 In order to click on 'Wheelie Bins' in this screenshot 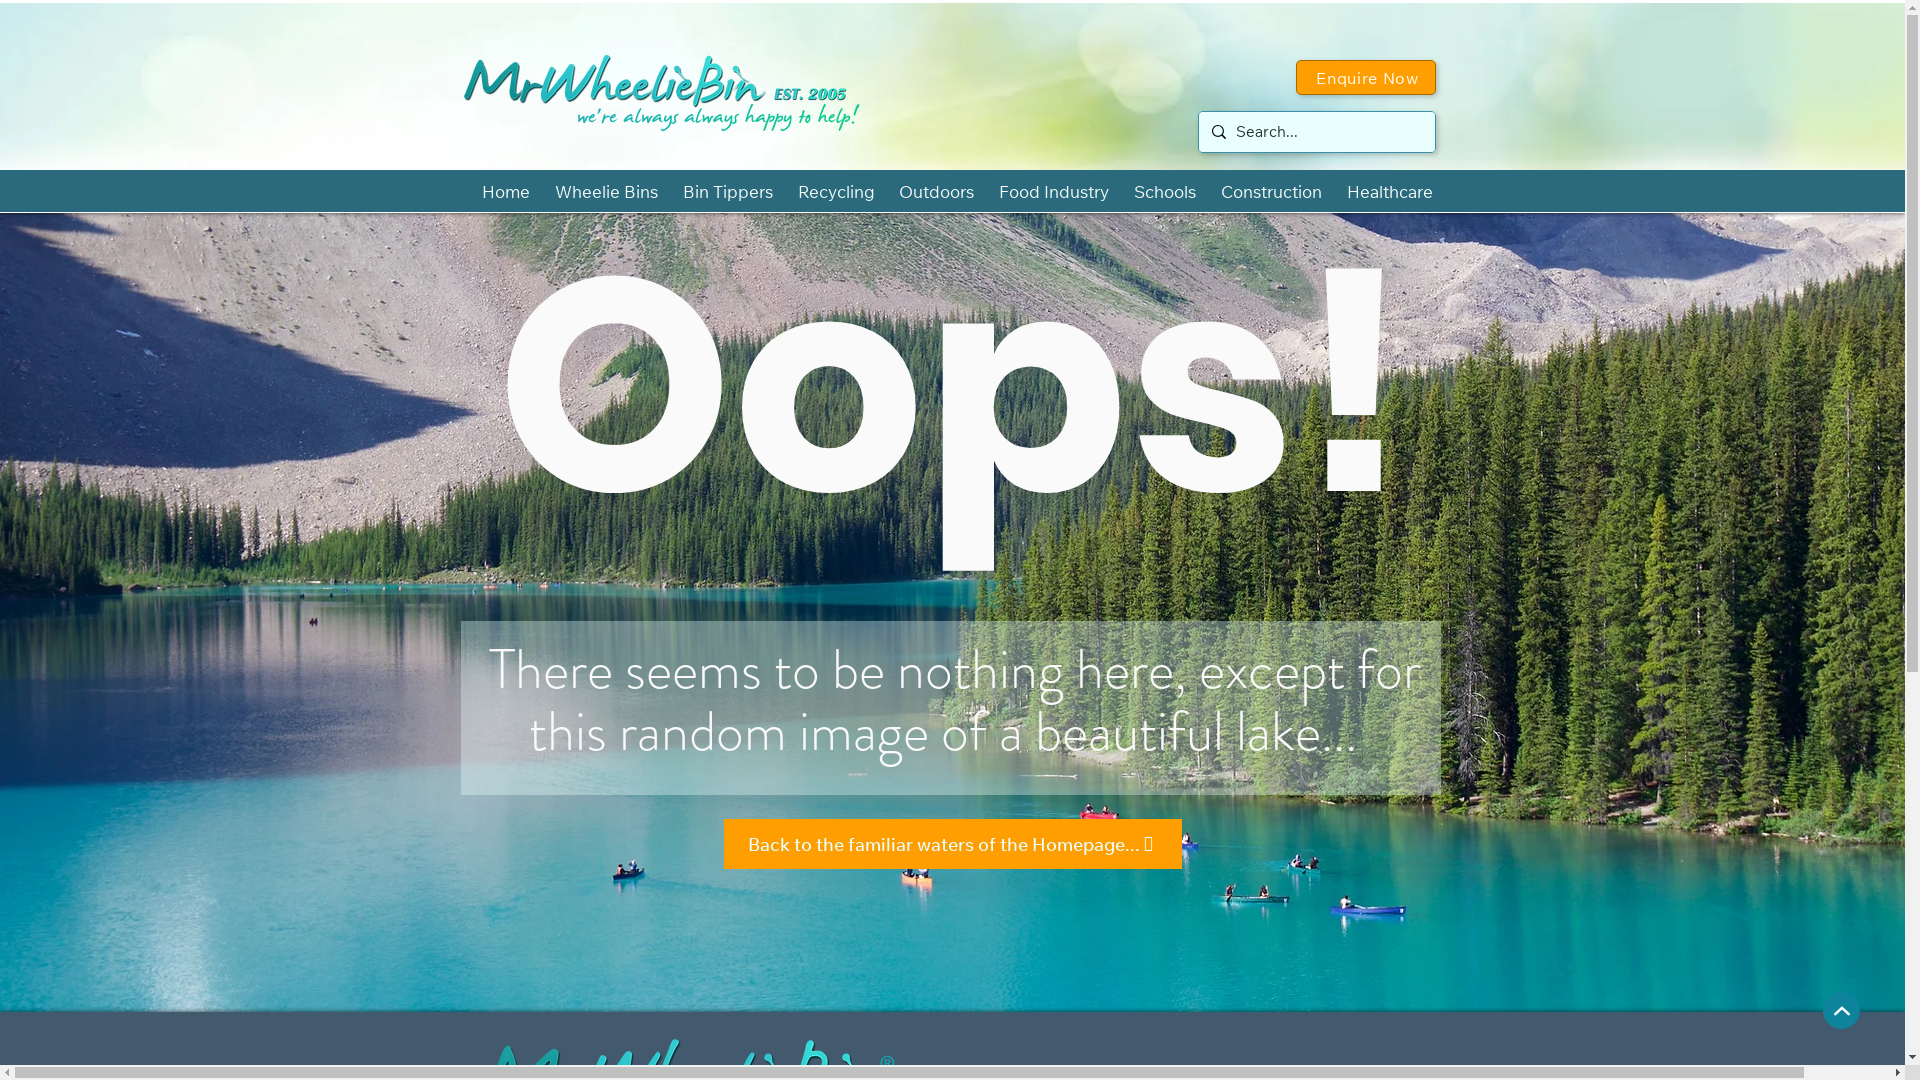, I will do `click(604, 191)`.